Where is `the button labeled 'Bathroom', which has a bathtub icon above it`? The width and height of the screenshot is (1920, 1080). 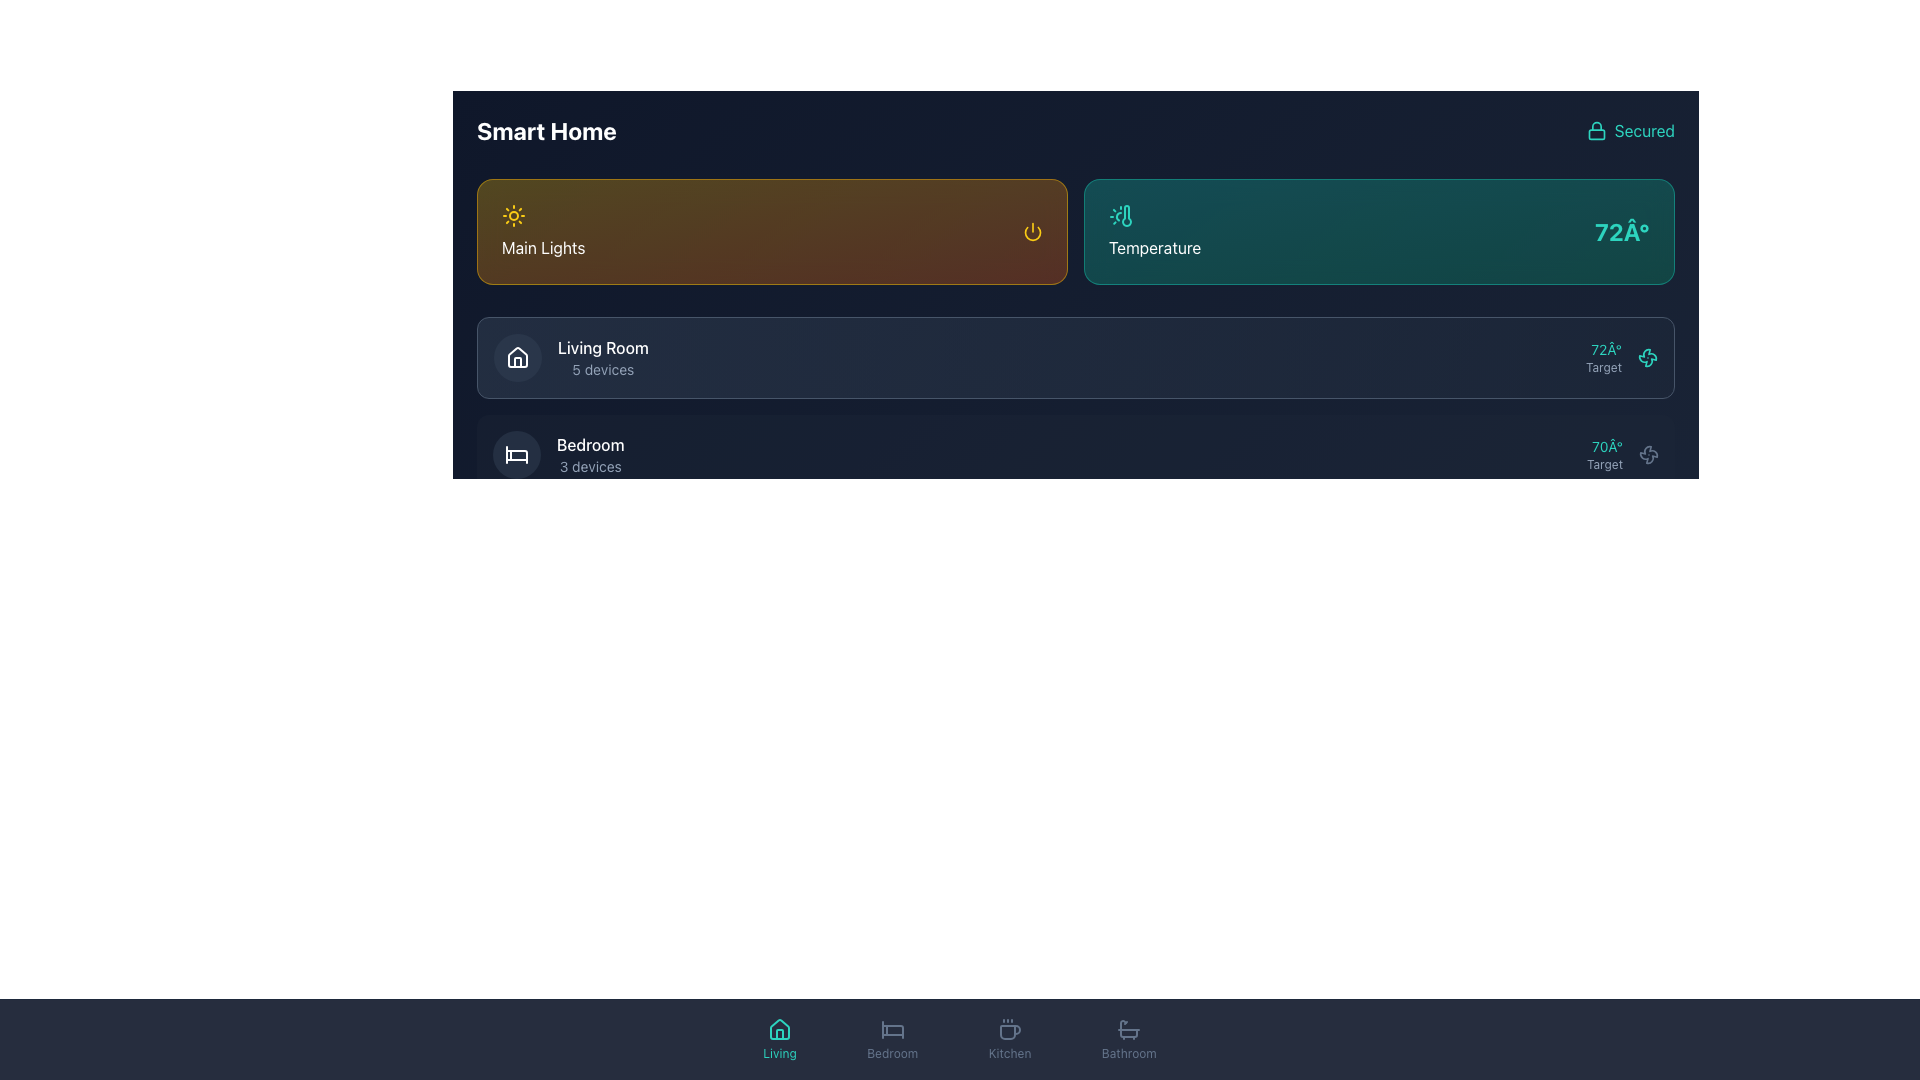 the button labeled 'Bathroom', which has a bathtub icon above it is located at coordinates (1129, 1039).